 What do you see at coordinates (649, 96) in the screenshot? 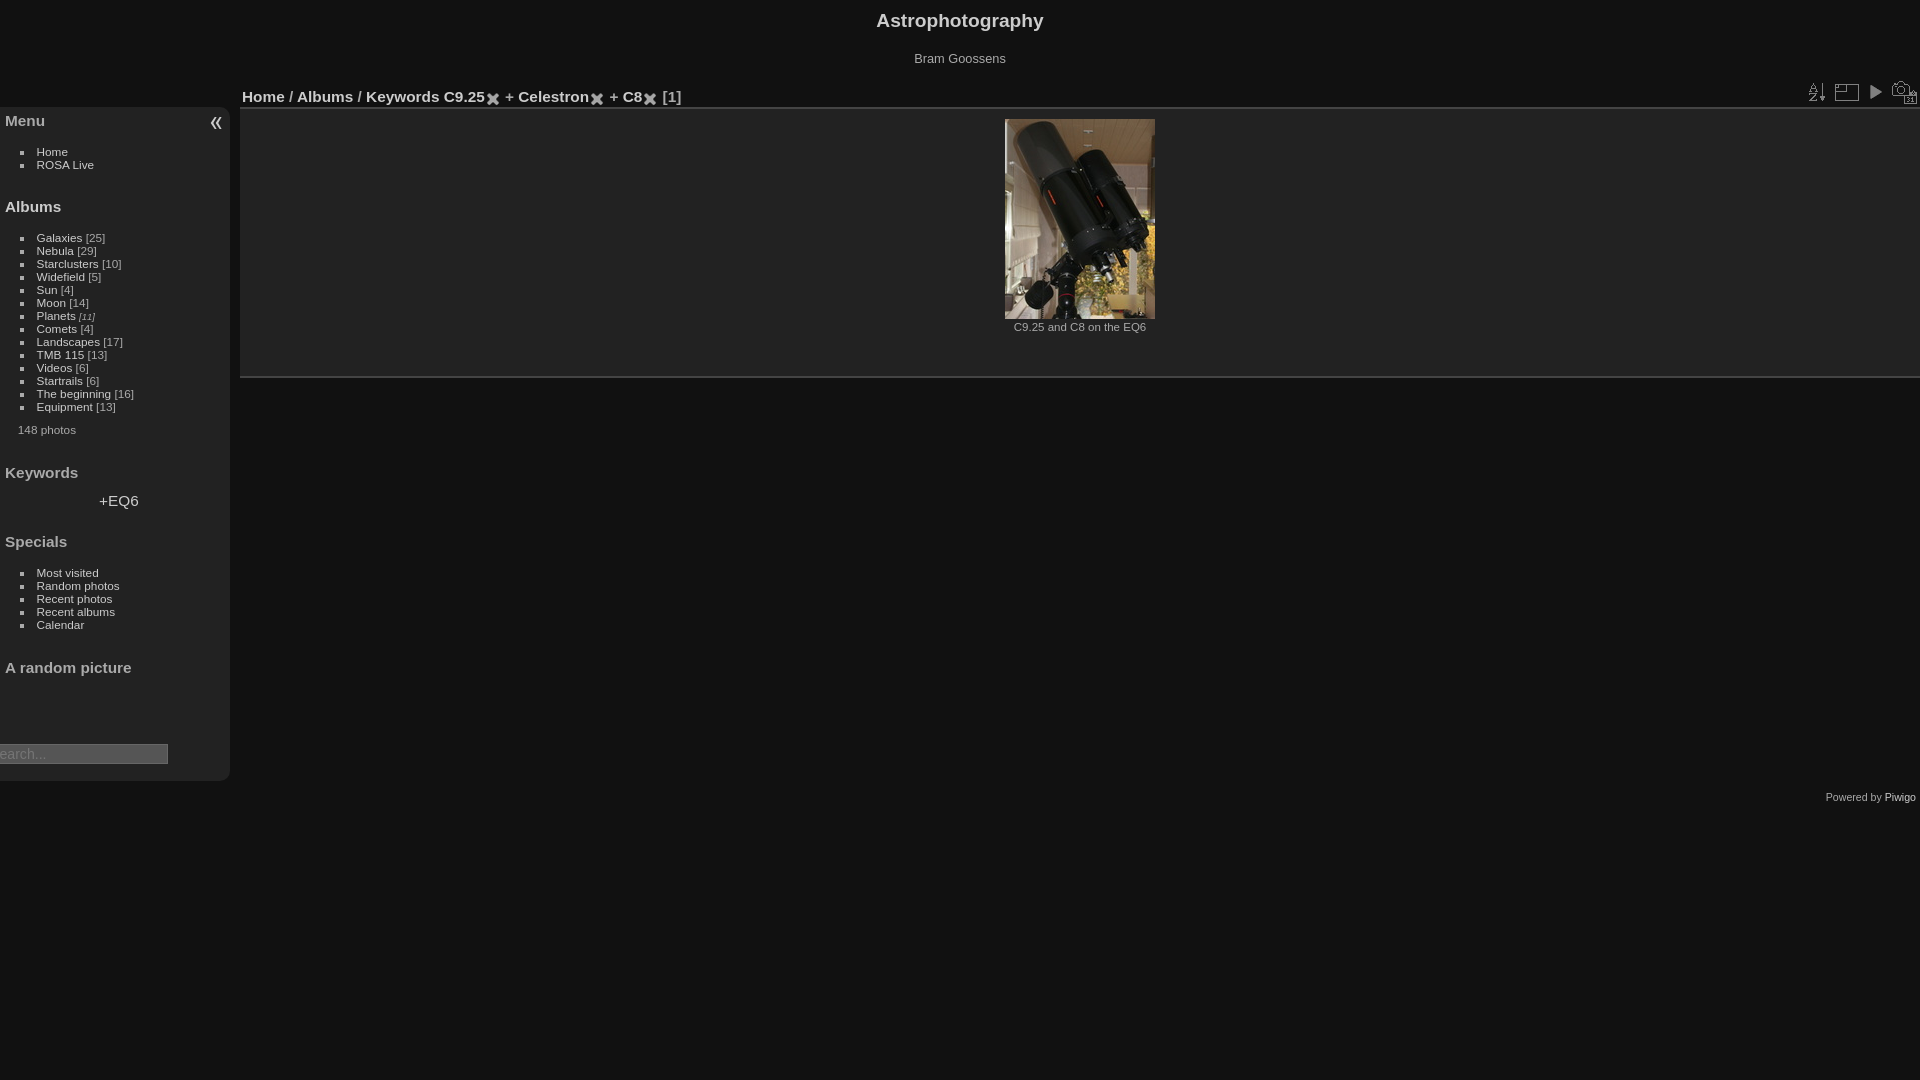
I see `'remove this keyword from the list'` at bounding box center [649, 96].